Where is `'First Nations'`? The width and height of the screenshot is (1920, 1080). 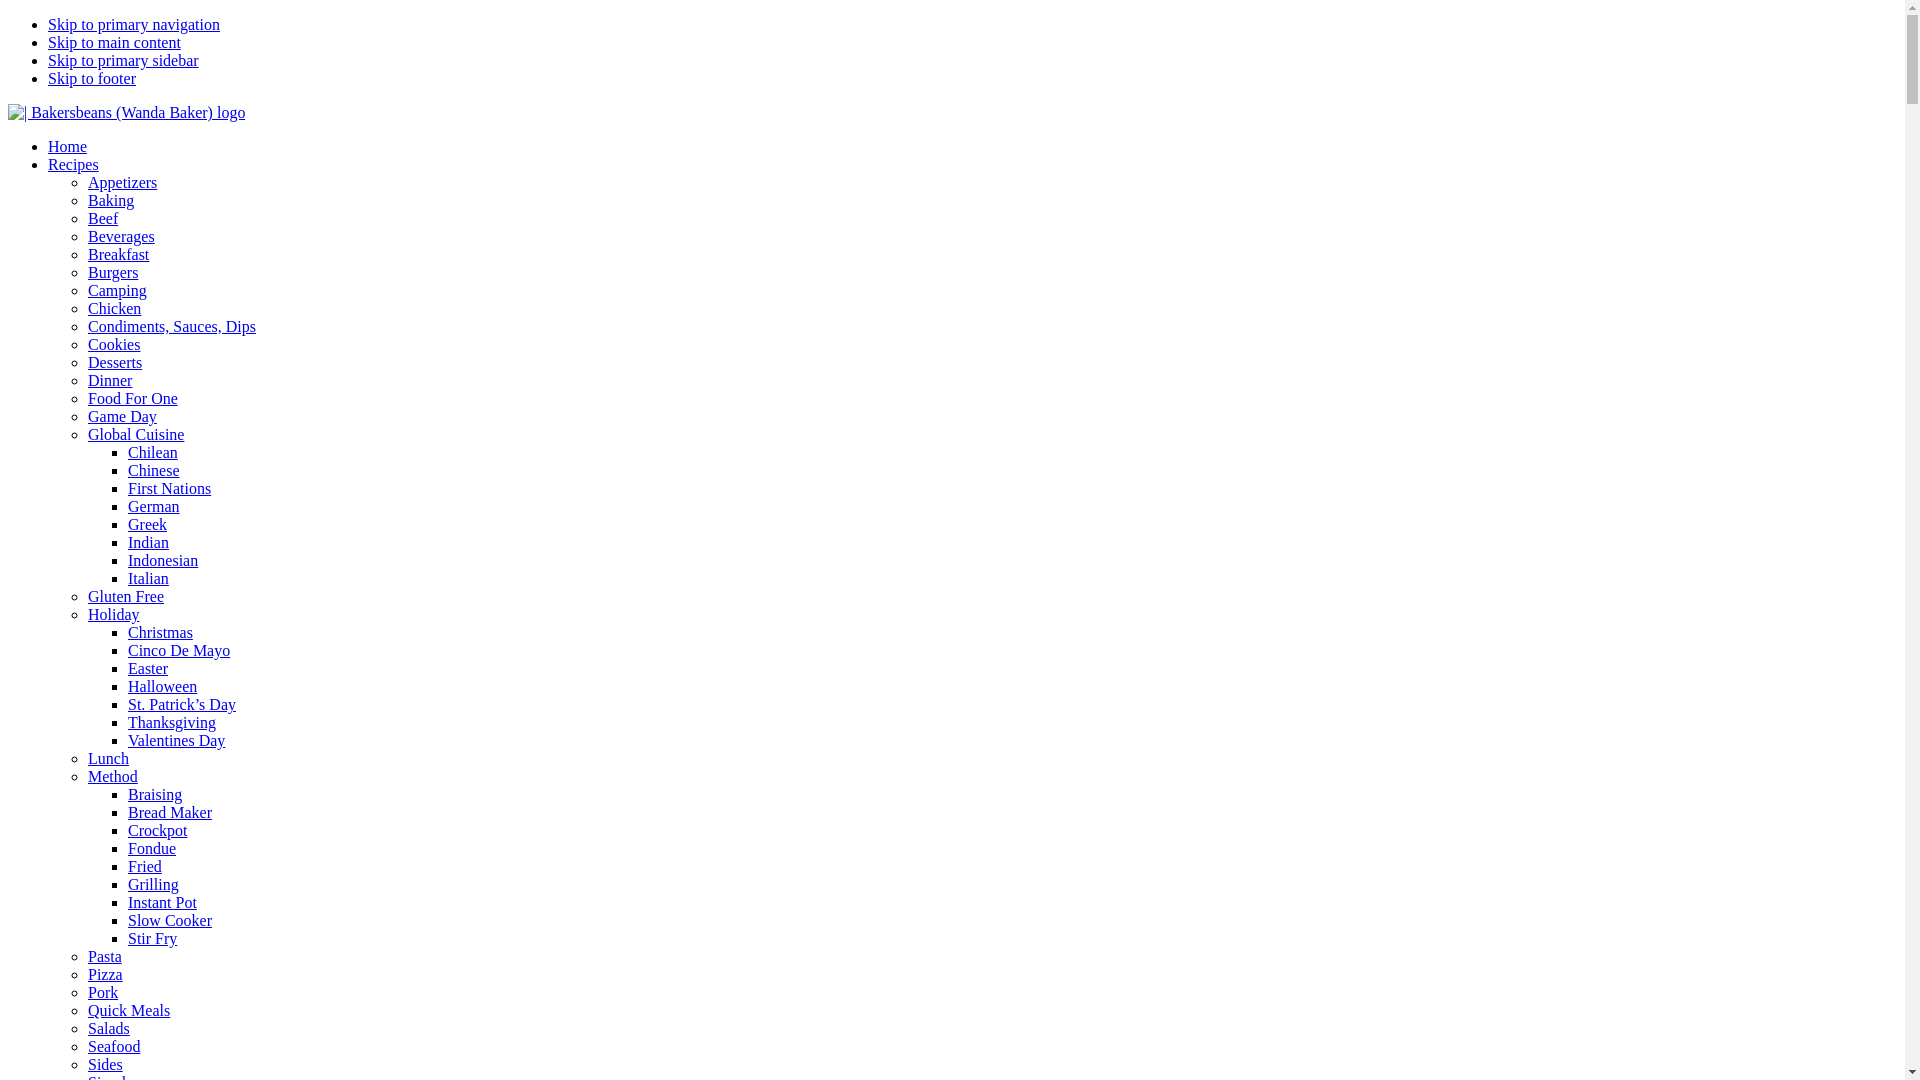
'First Nations' is located at coordinates (169, 488).